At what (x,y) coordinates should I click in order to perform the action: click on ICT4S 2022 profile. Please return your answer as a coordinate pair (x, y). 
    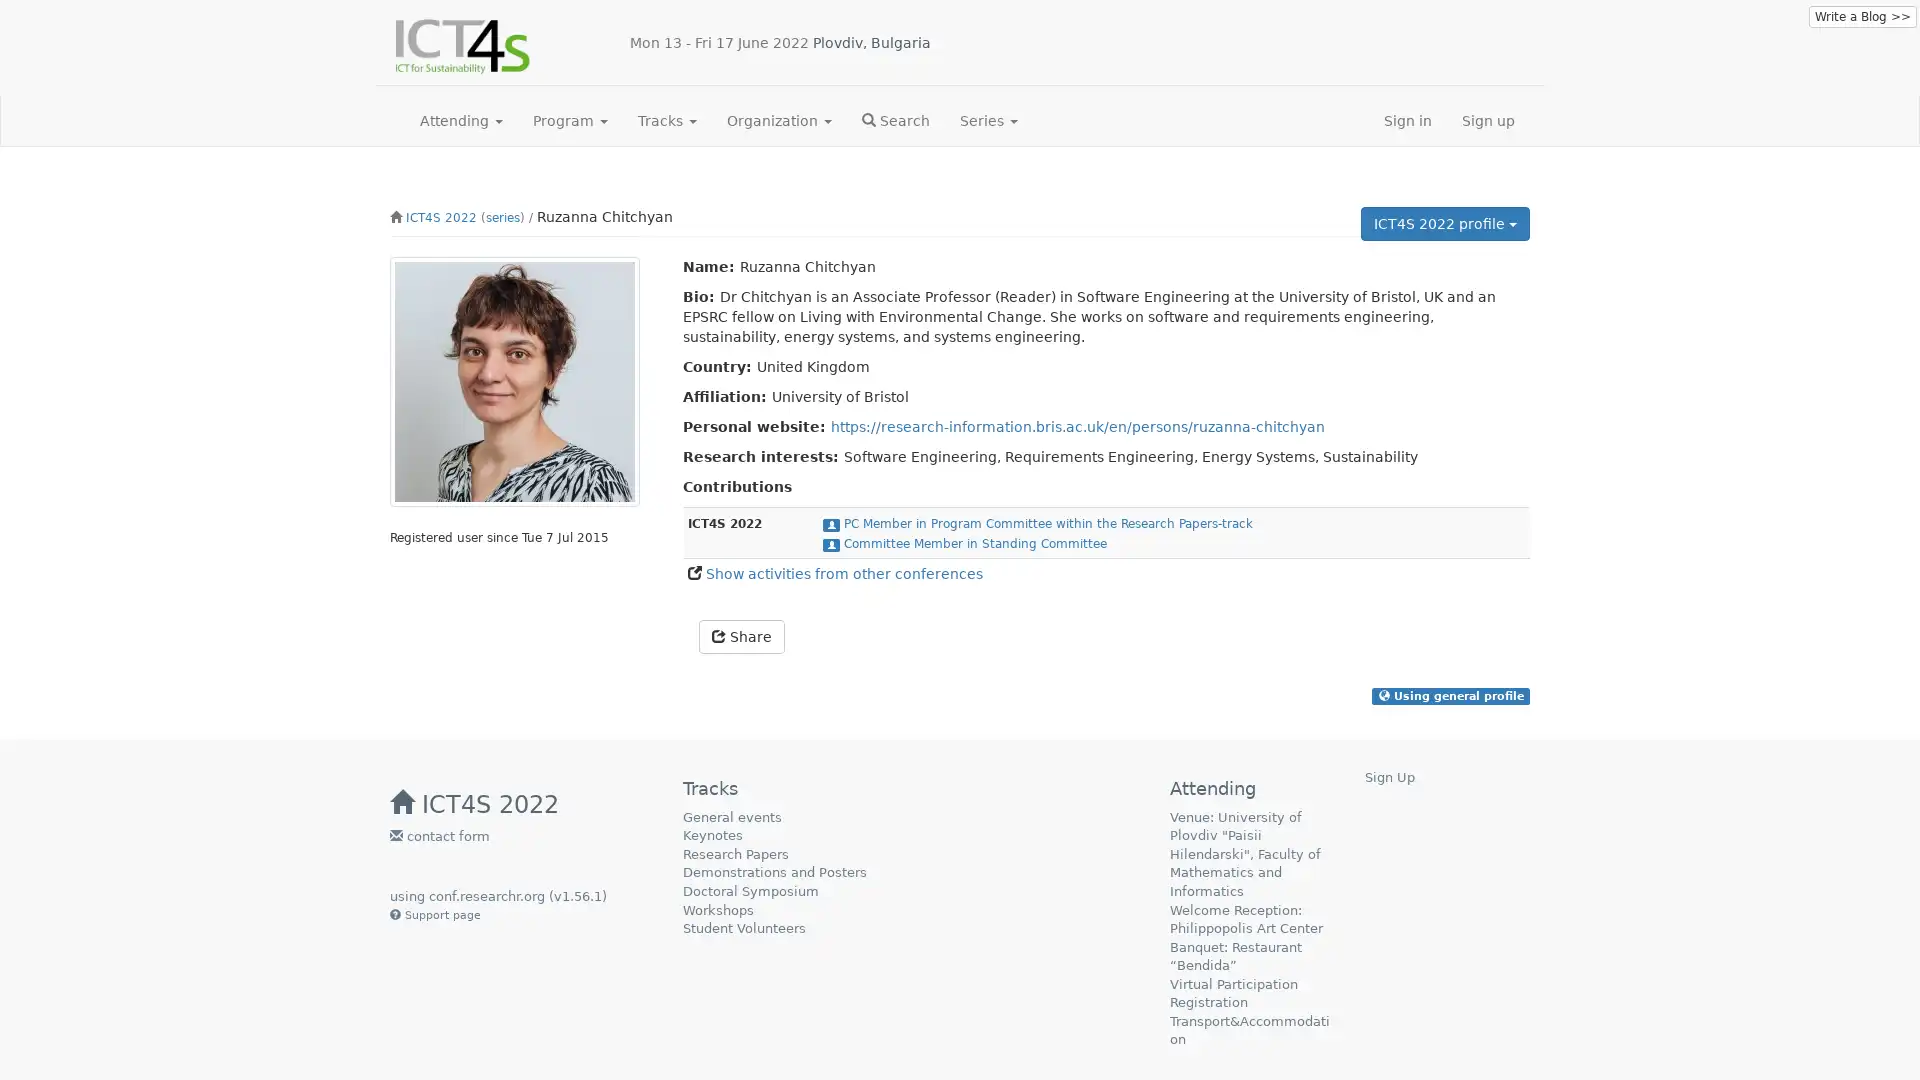
    Looking at the image, I should click on (1445, 223).